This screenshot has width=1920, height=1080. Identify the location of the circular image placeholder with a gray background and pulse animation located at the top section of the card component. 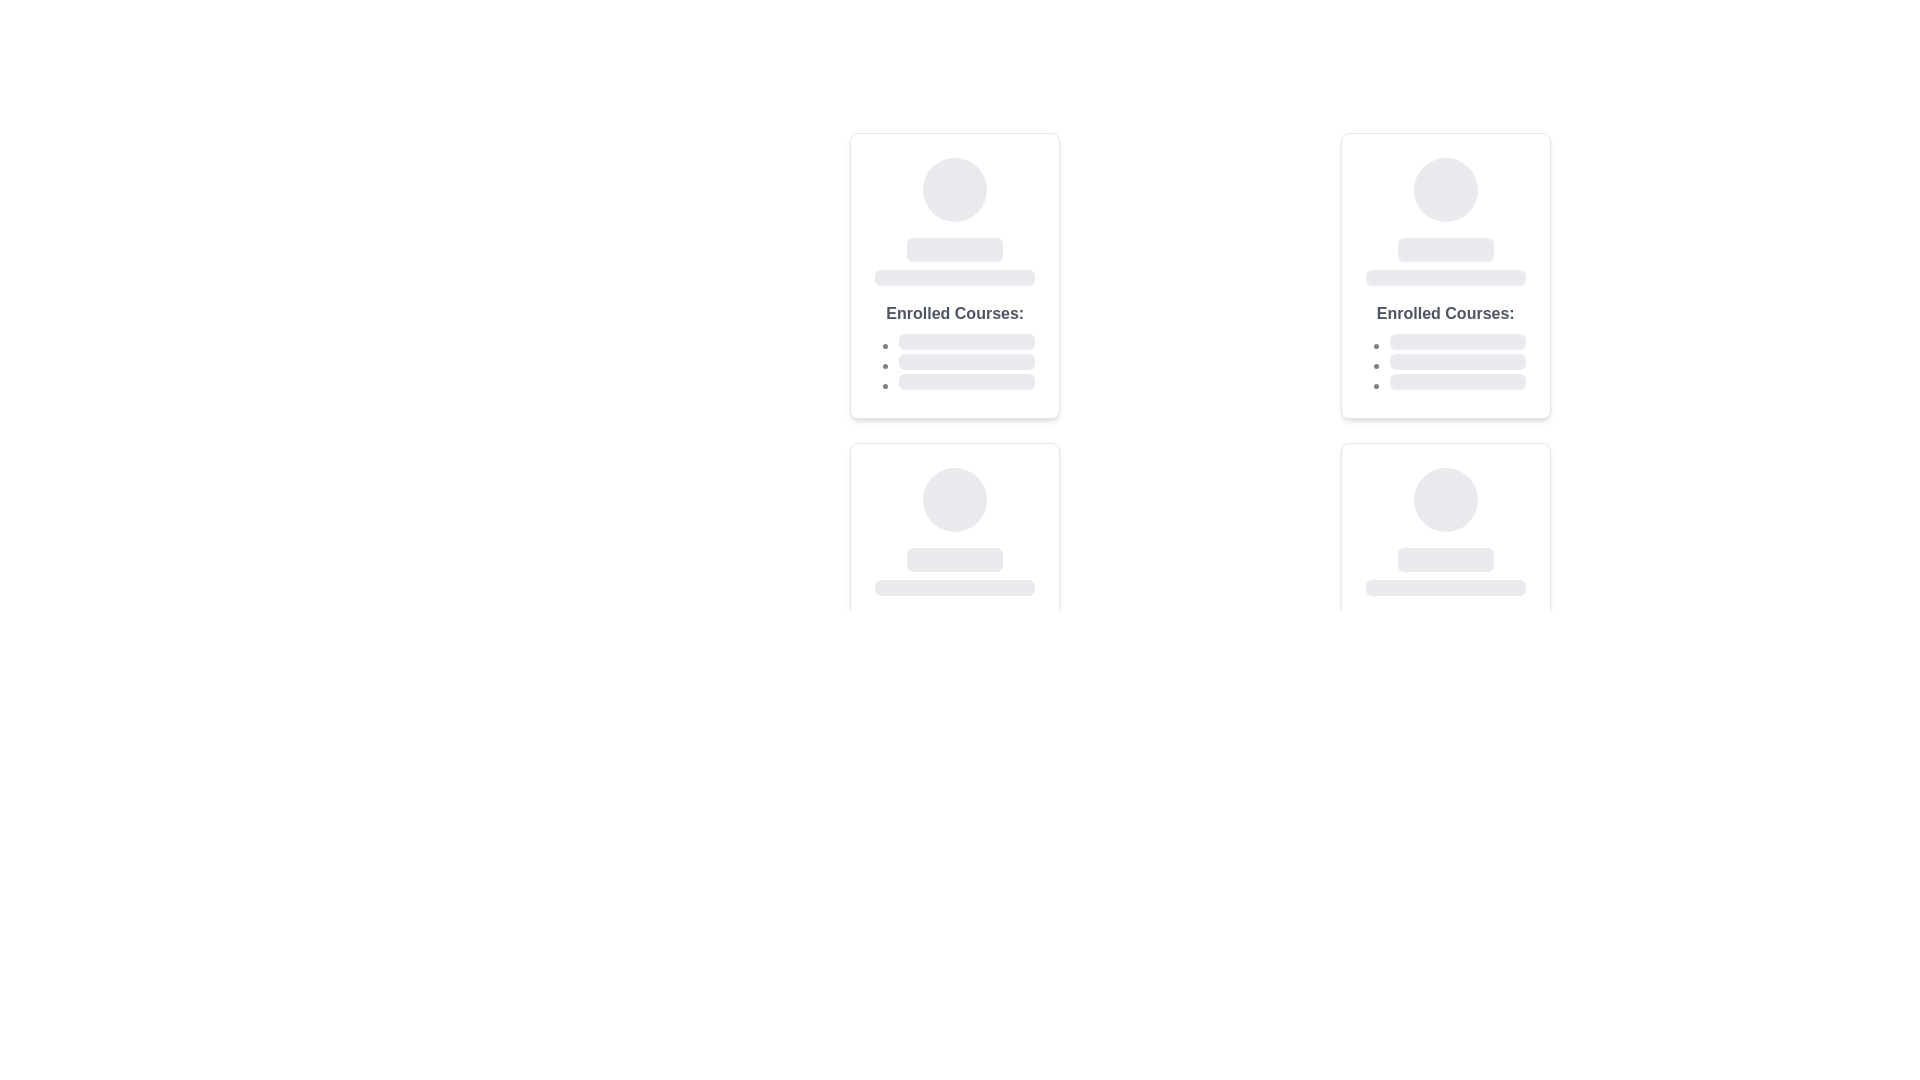
(954, 499).